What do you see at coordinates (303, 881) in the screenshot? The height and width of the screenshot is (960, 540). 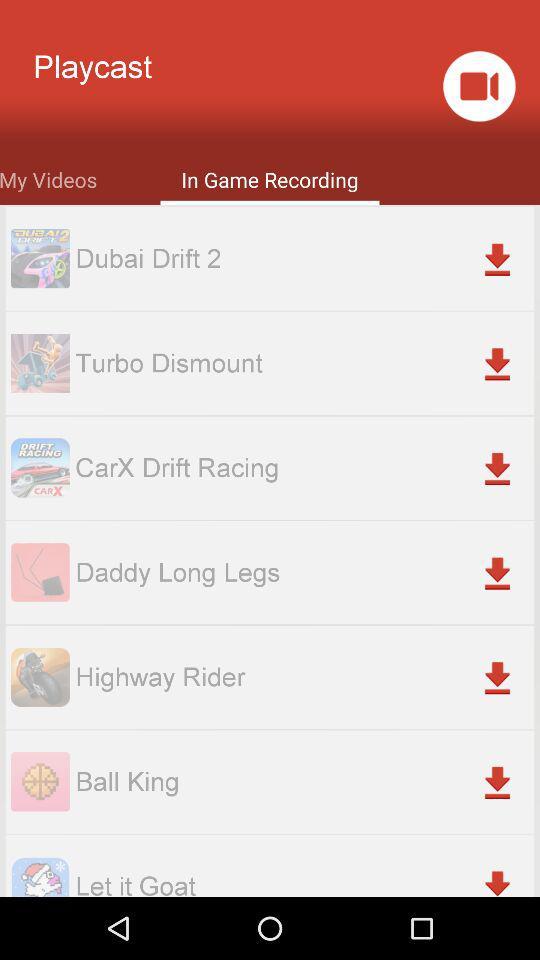 I see `the let it goat` at bounding box center [303, 881].